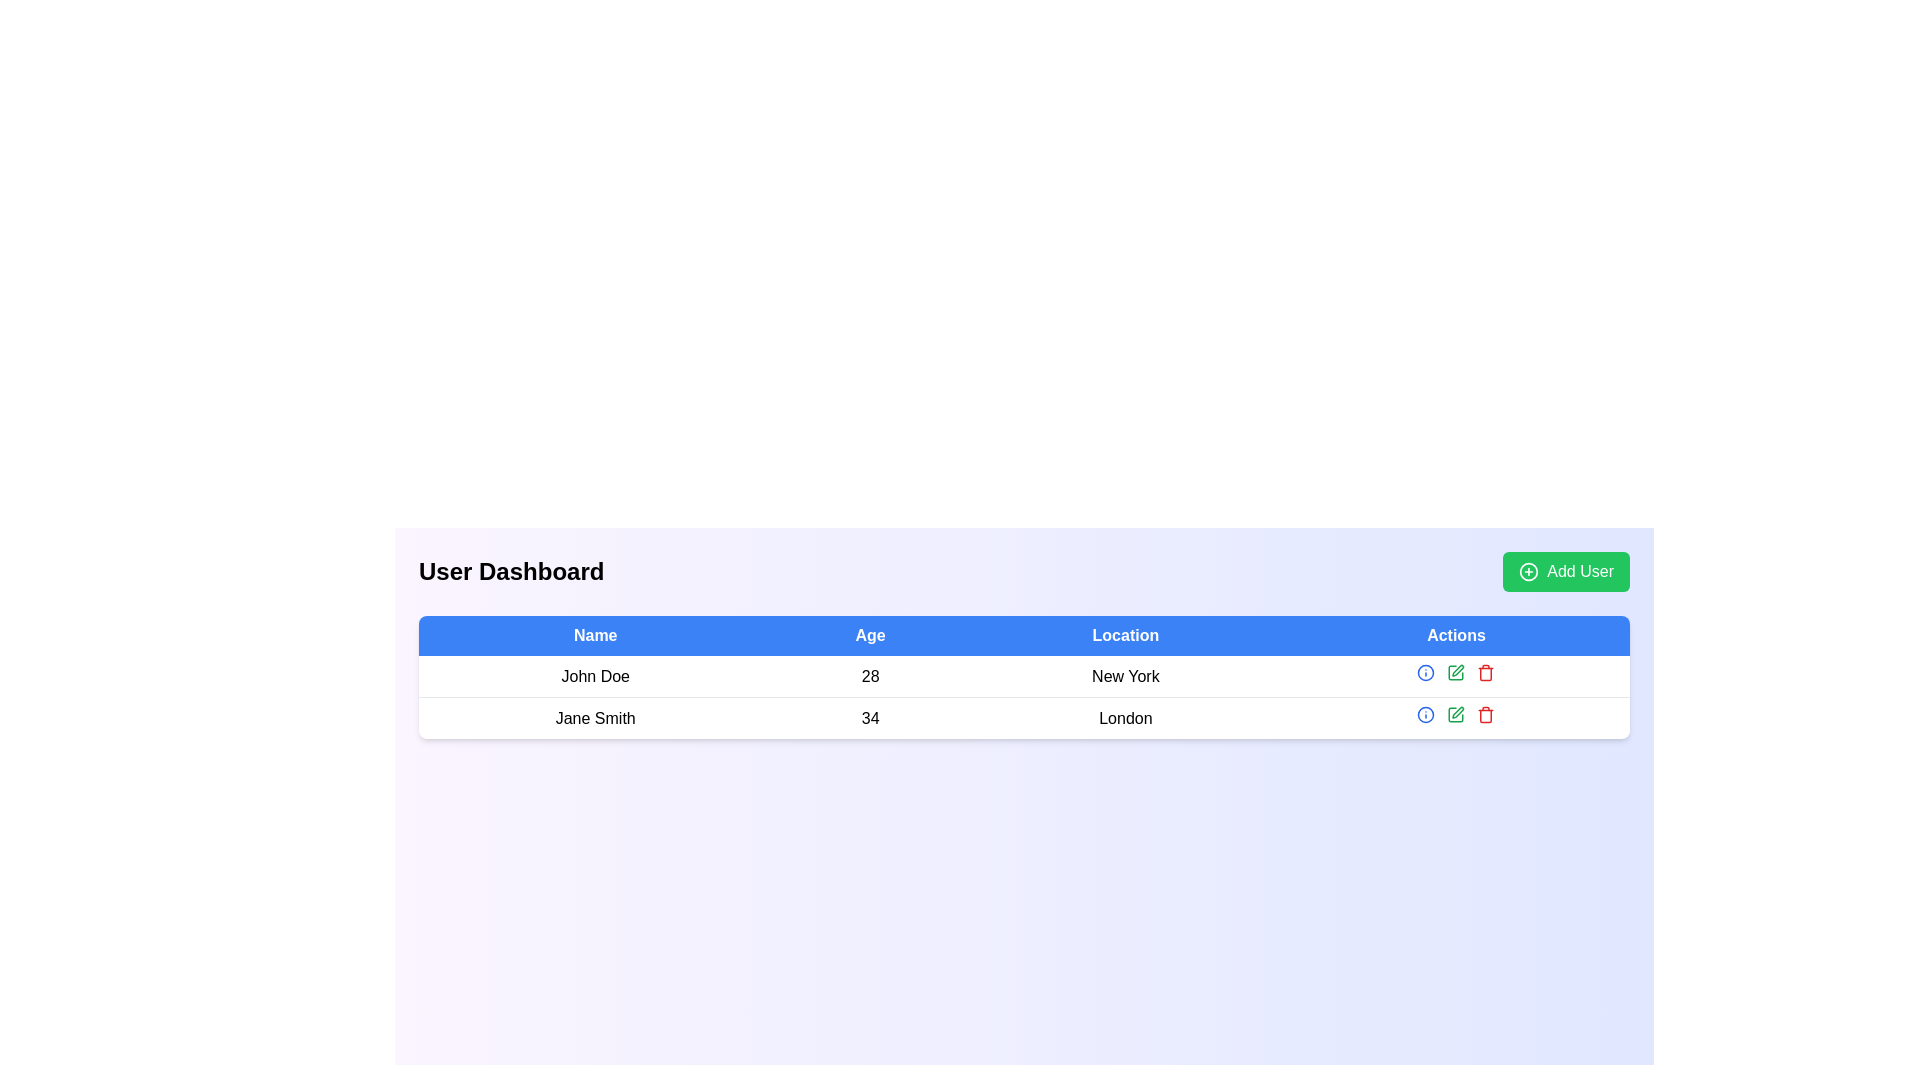  I want to click on the trash can SVG icon located in the Actions column of the row for user 'Jane Smith', so click(1486, 715).